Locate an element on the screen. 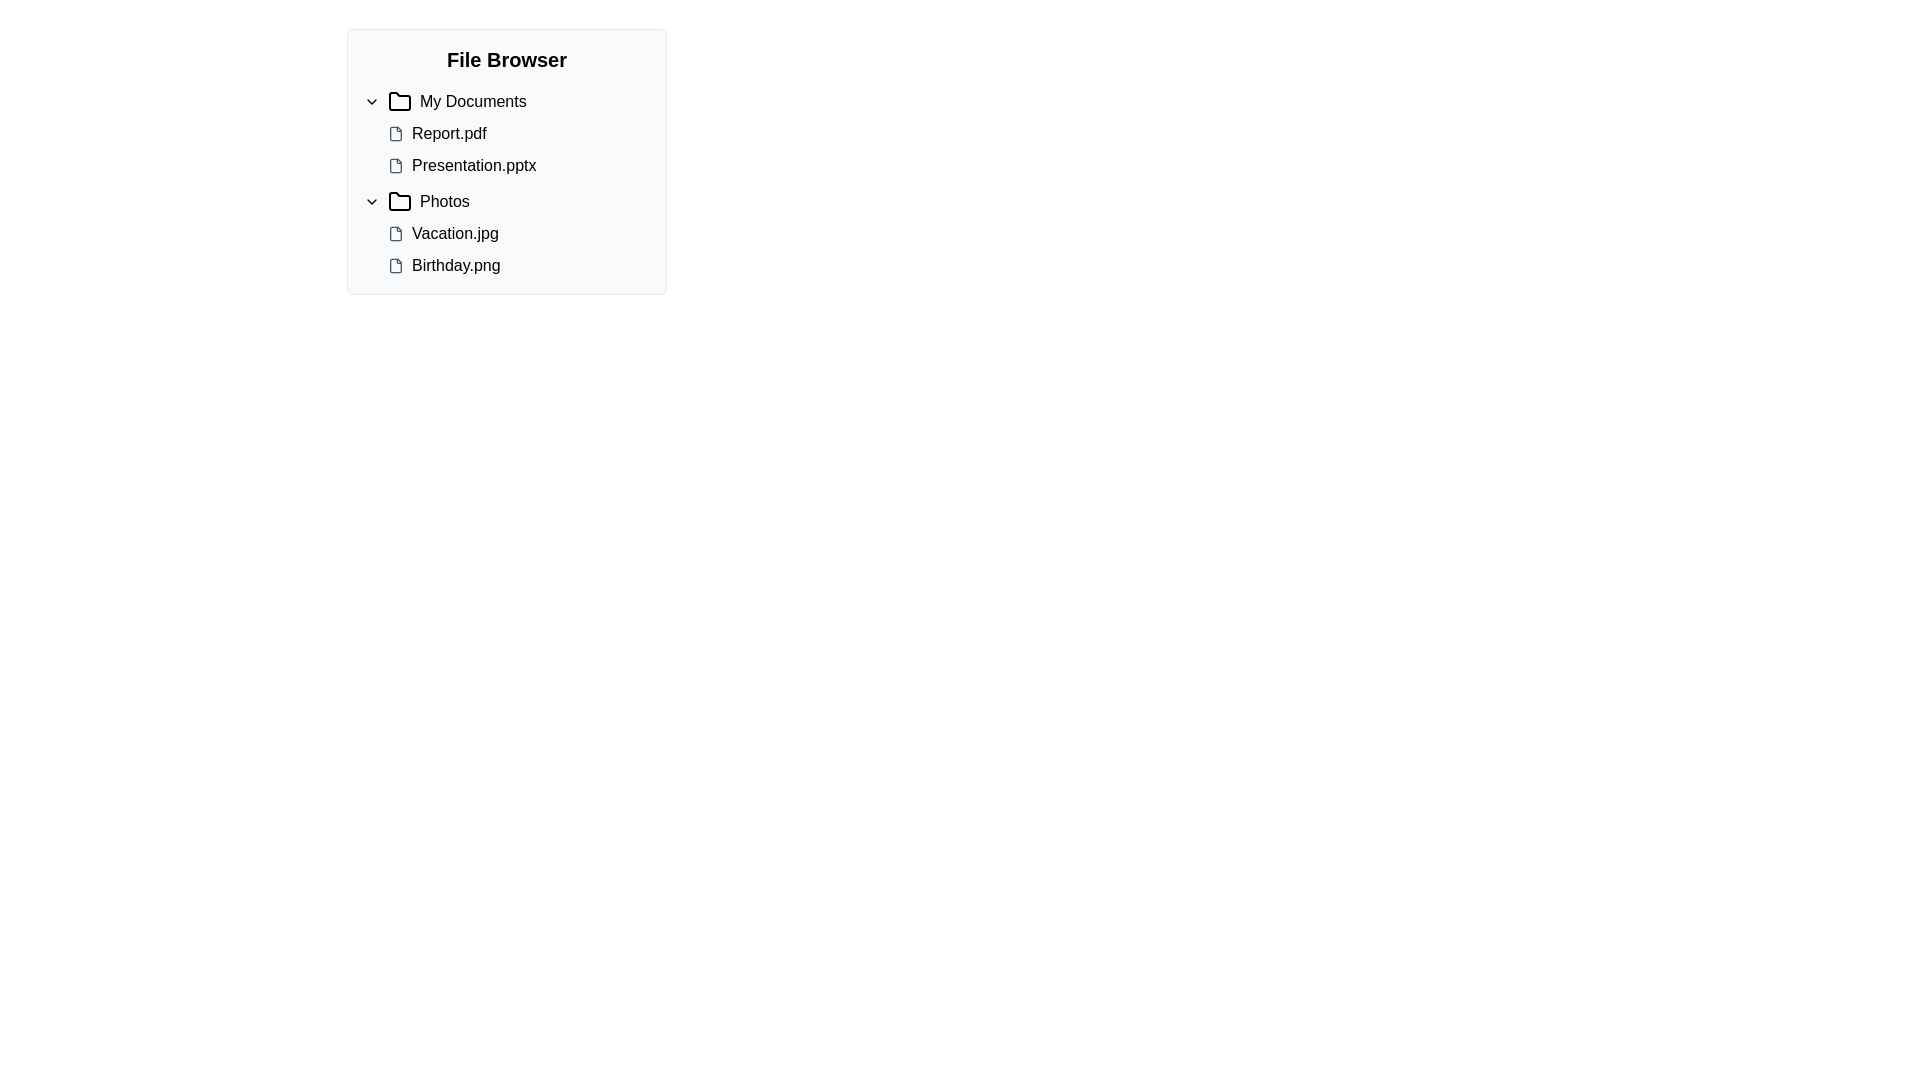 The image size is (1920, 1080). the static text heading that serves as the title for the file browser interface, providing context about the content displayed below is located at coordinates (507, 59).